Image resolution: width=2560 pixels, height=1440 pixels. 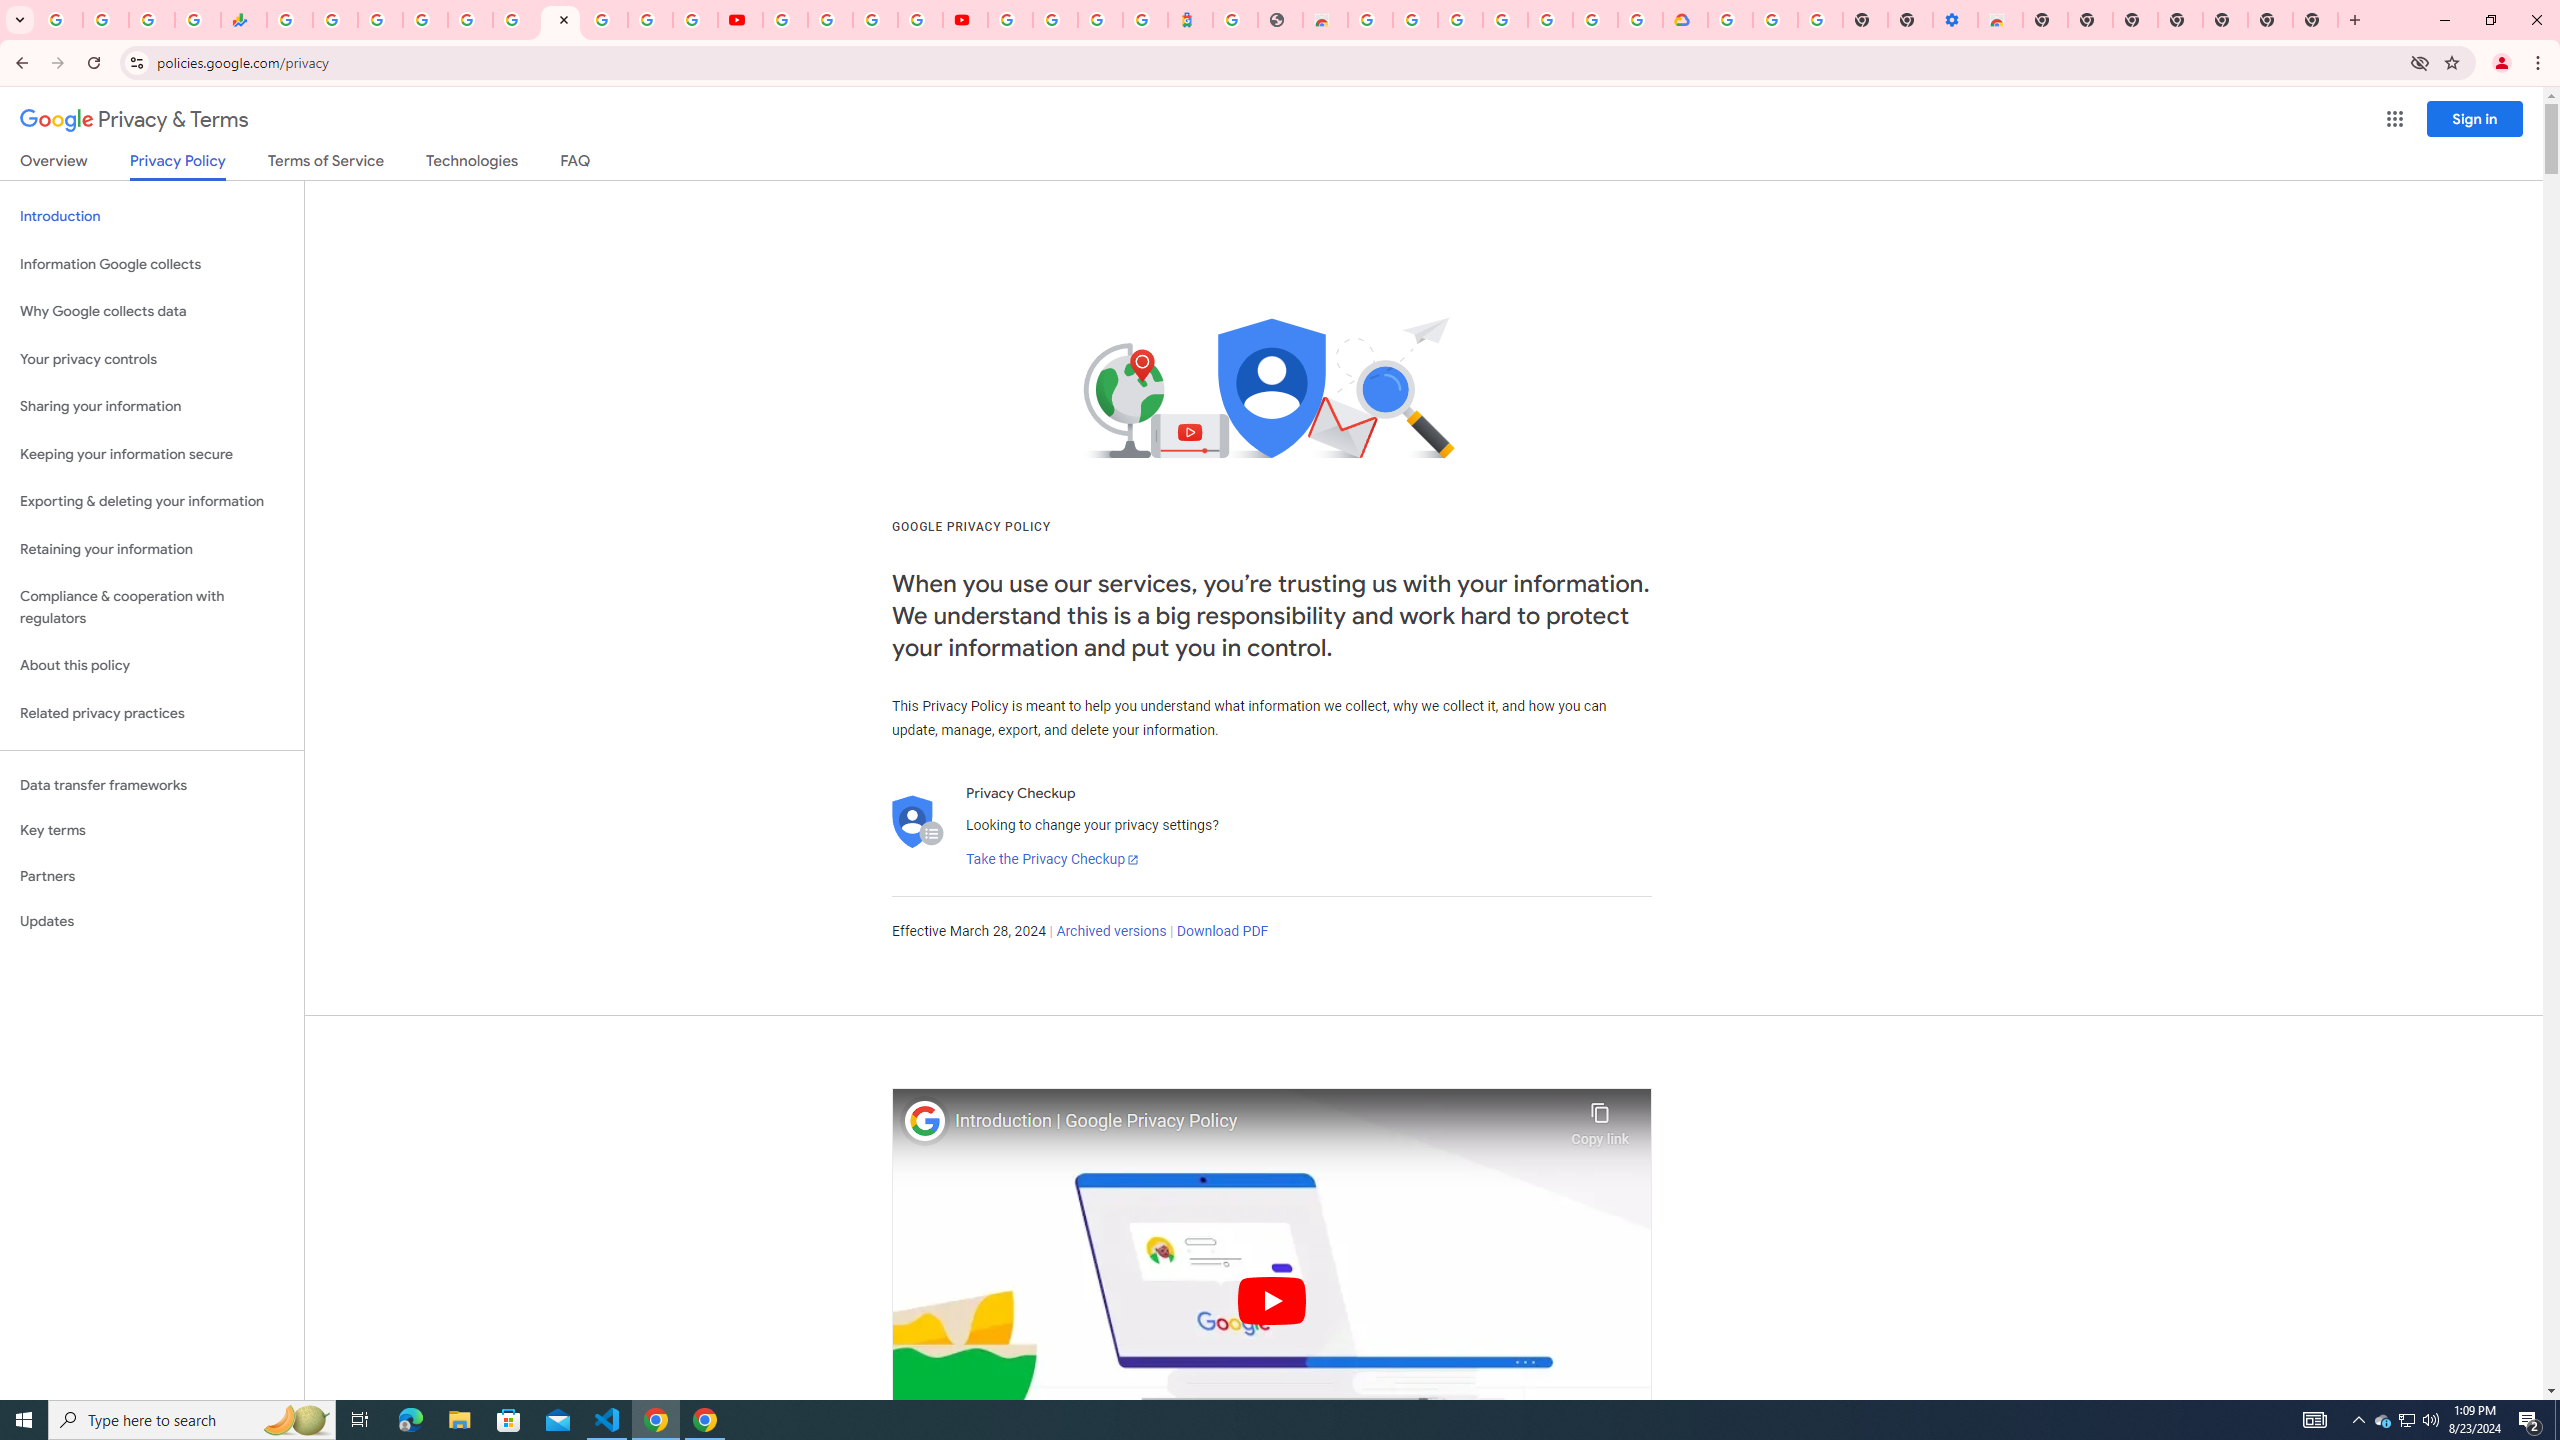 I want to click on 'Chrome Web Store - Household', so click(x=1324, y=19).